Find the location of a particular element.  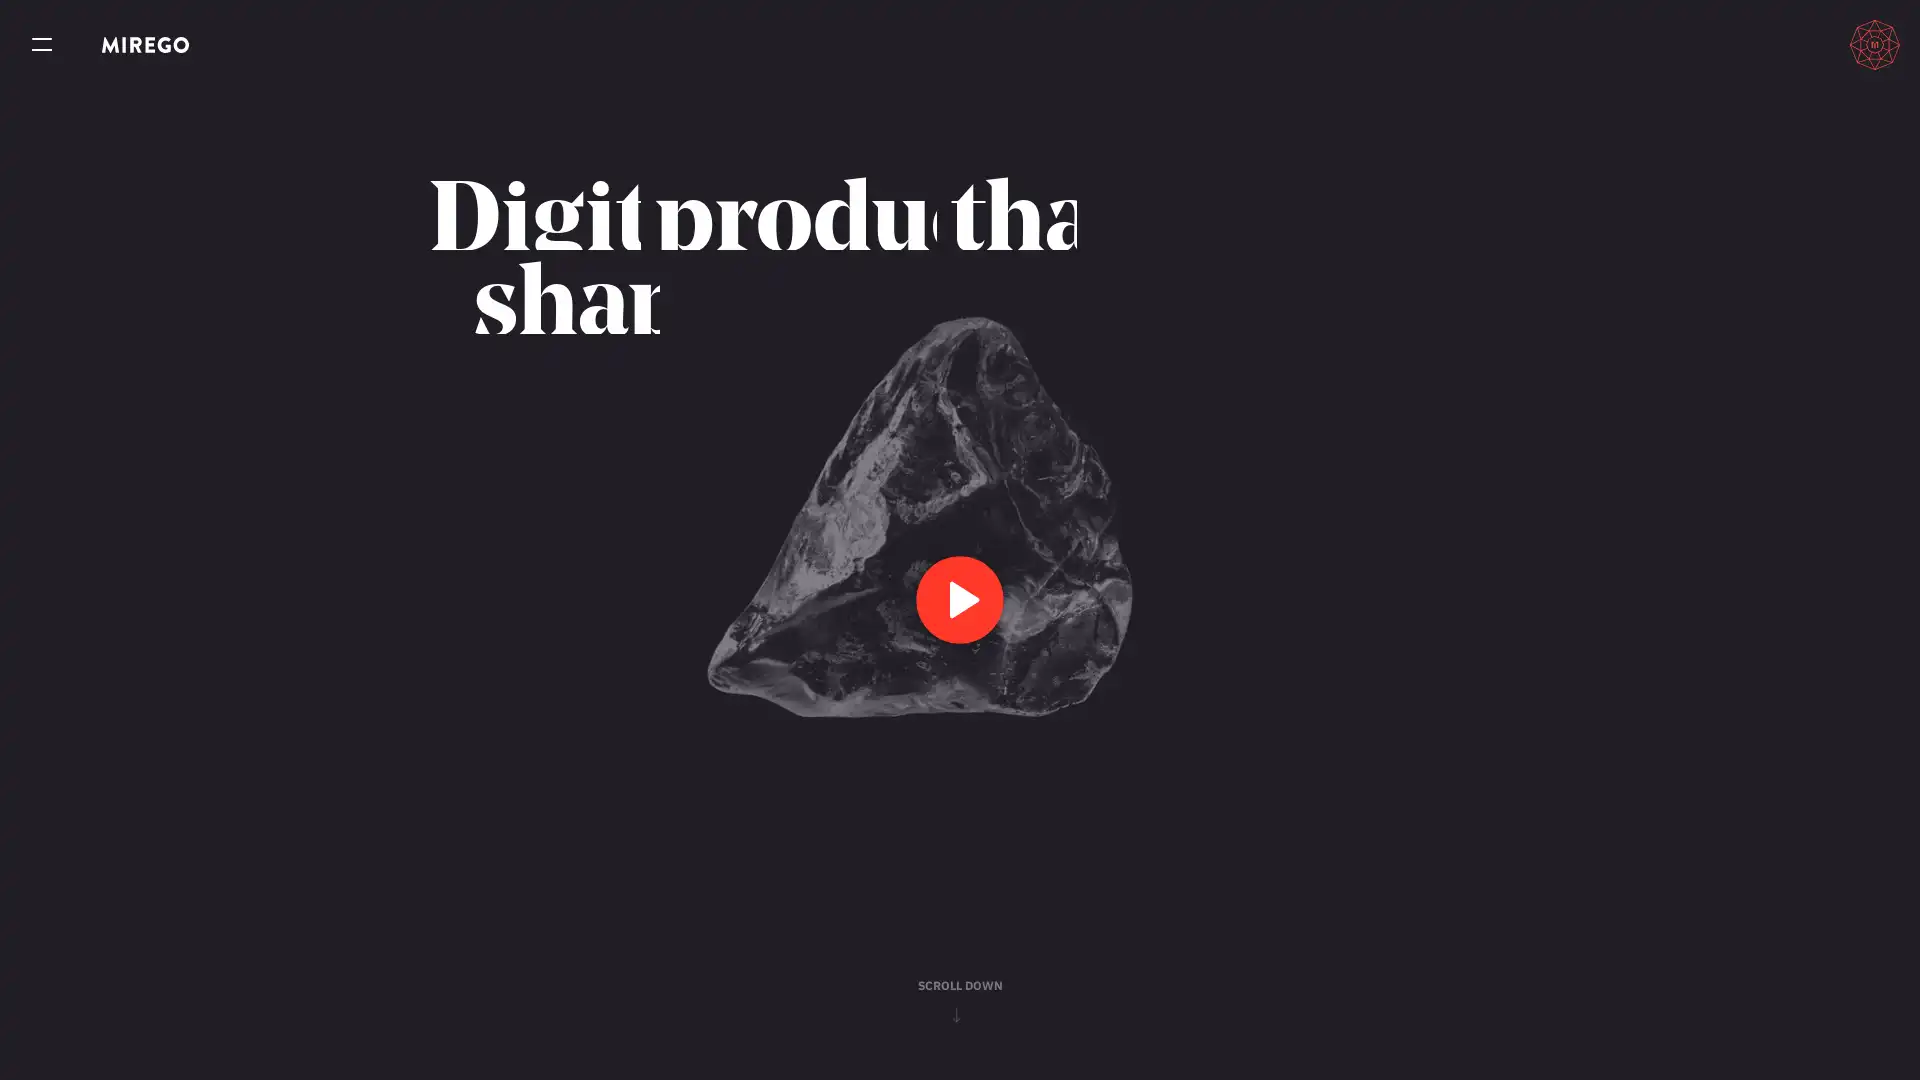

Passer a la version francaise is located at coordinates (1781, 44).